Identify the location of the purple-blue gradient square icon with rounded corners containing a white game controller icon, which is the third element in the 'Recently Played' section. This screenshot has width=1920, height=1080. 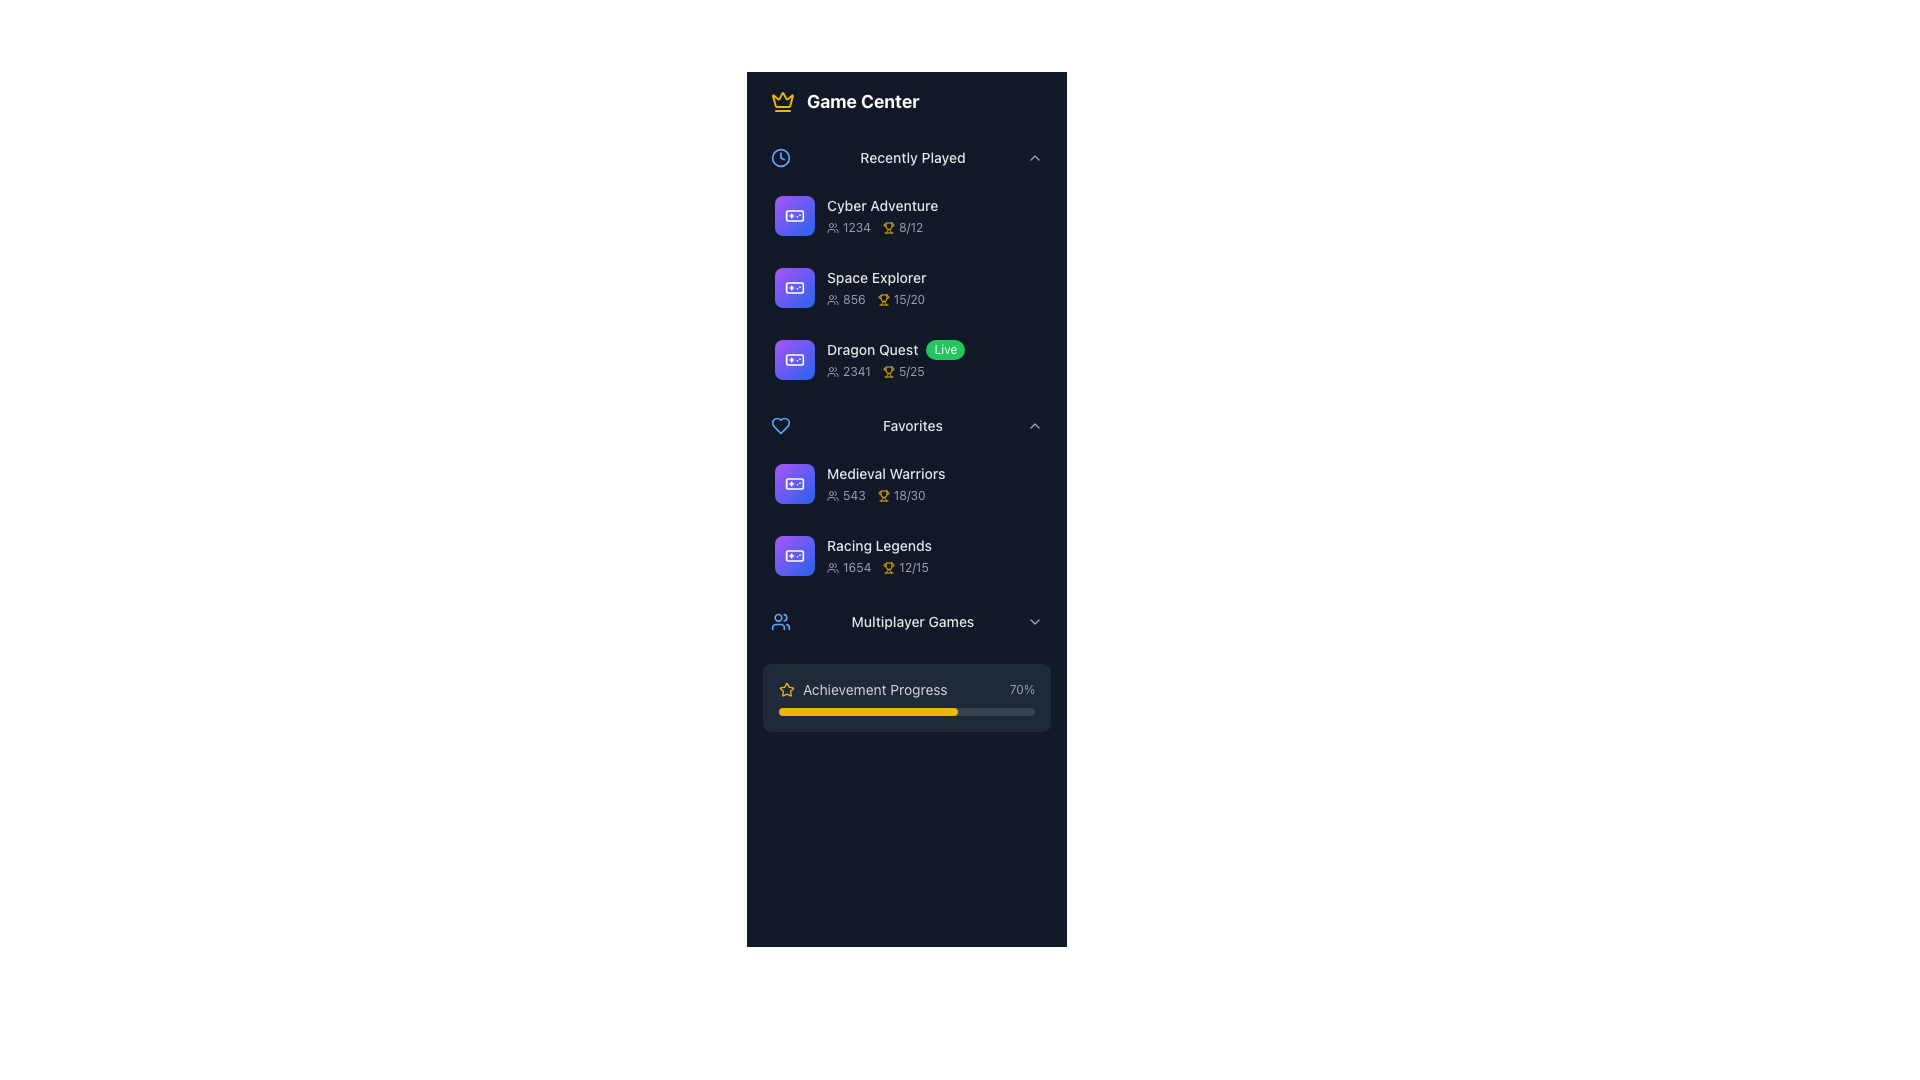
(794, 358).